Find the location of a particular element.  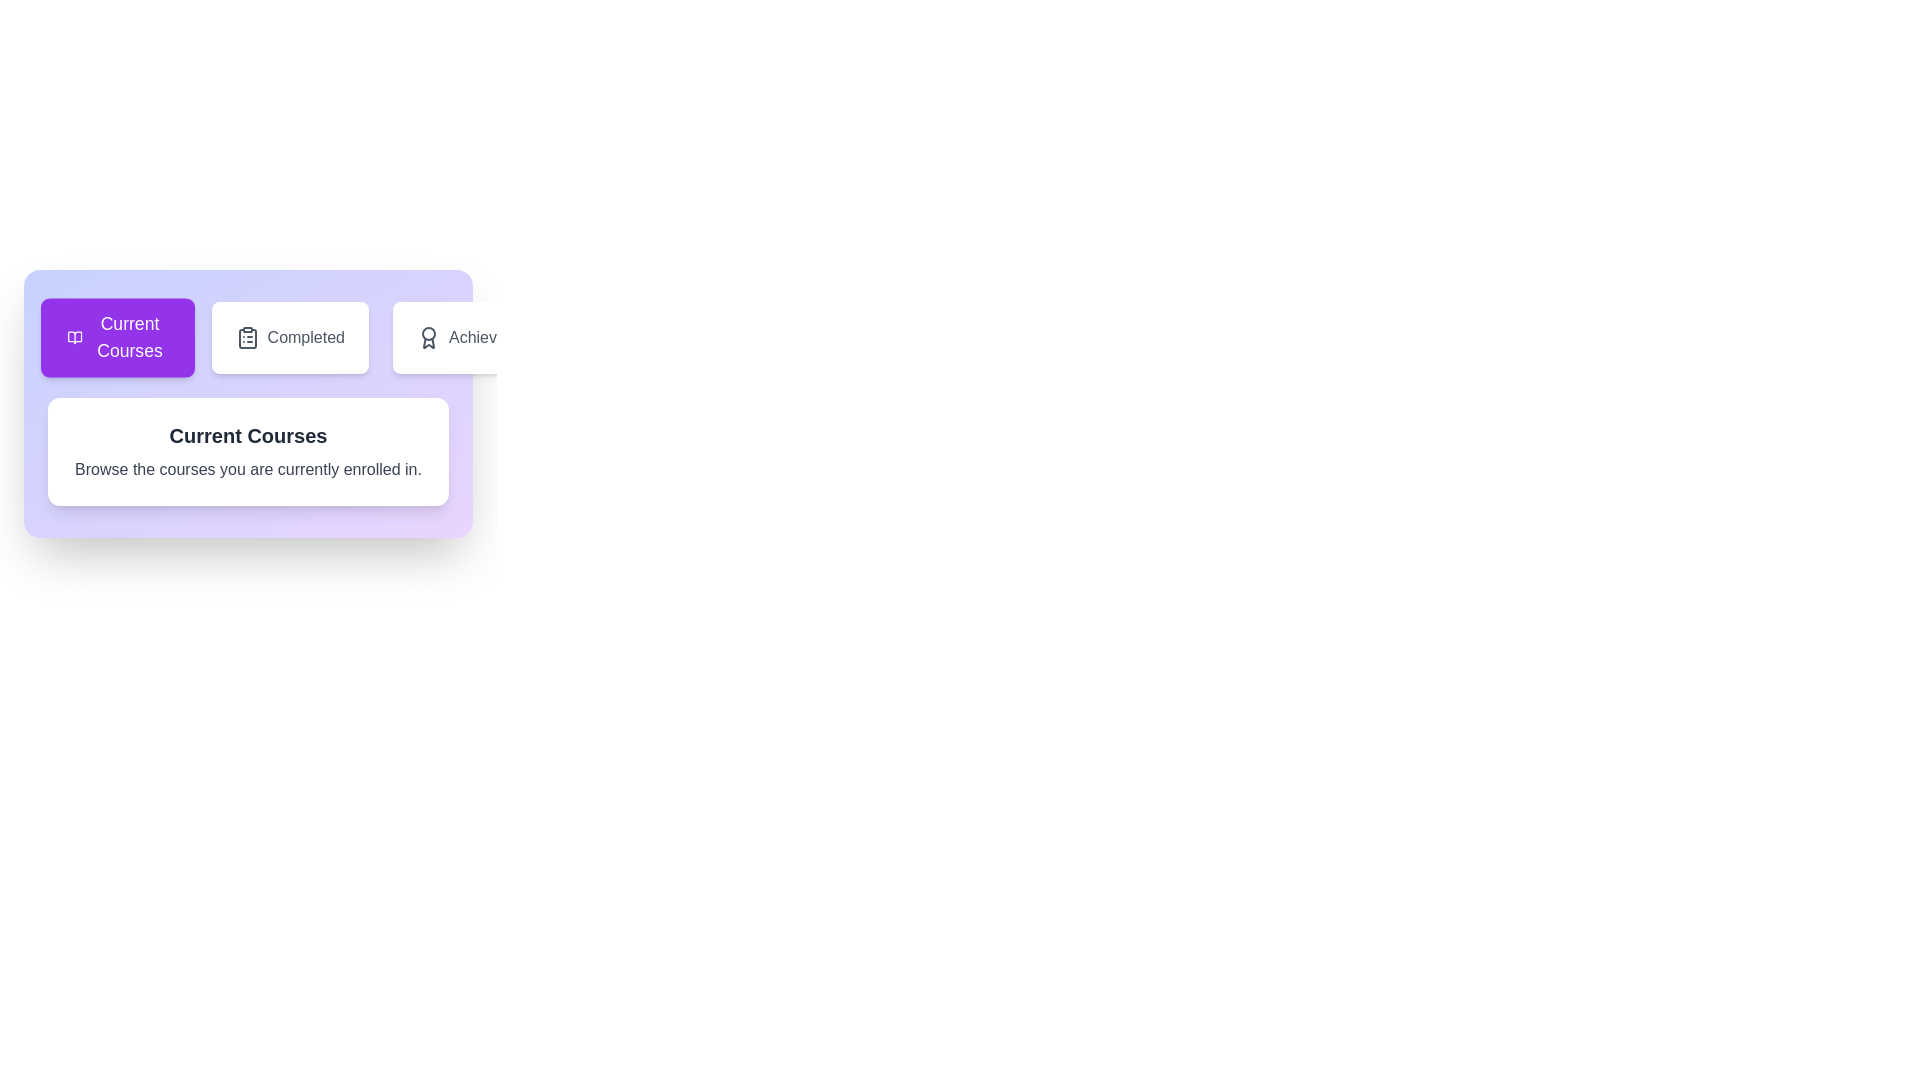

the tab labeled Current Courses by clicking on it is located at coordinates (116, 337).